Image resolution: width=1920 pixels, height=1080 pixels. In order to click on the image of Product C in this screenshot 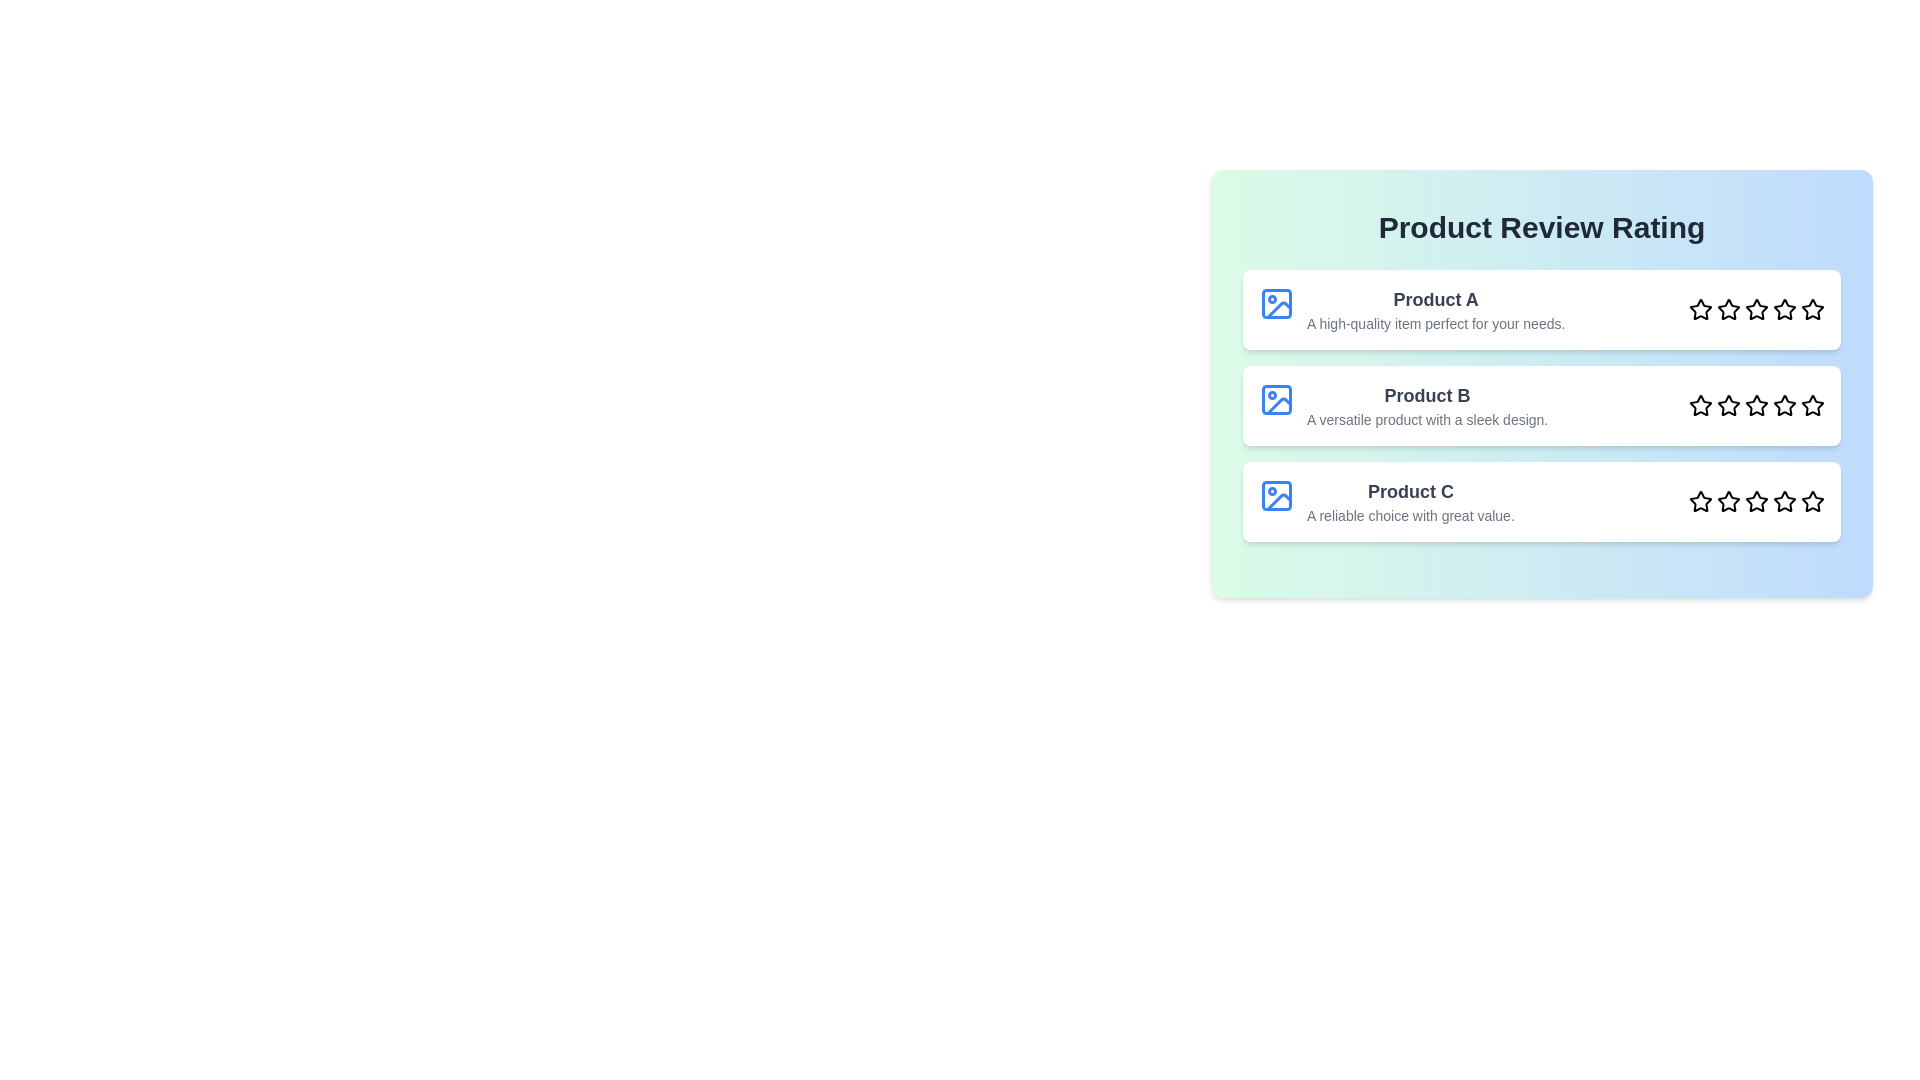, I will do `click(1275, 495)`.